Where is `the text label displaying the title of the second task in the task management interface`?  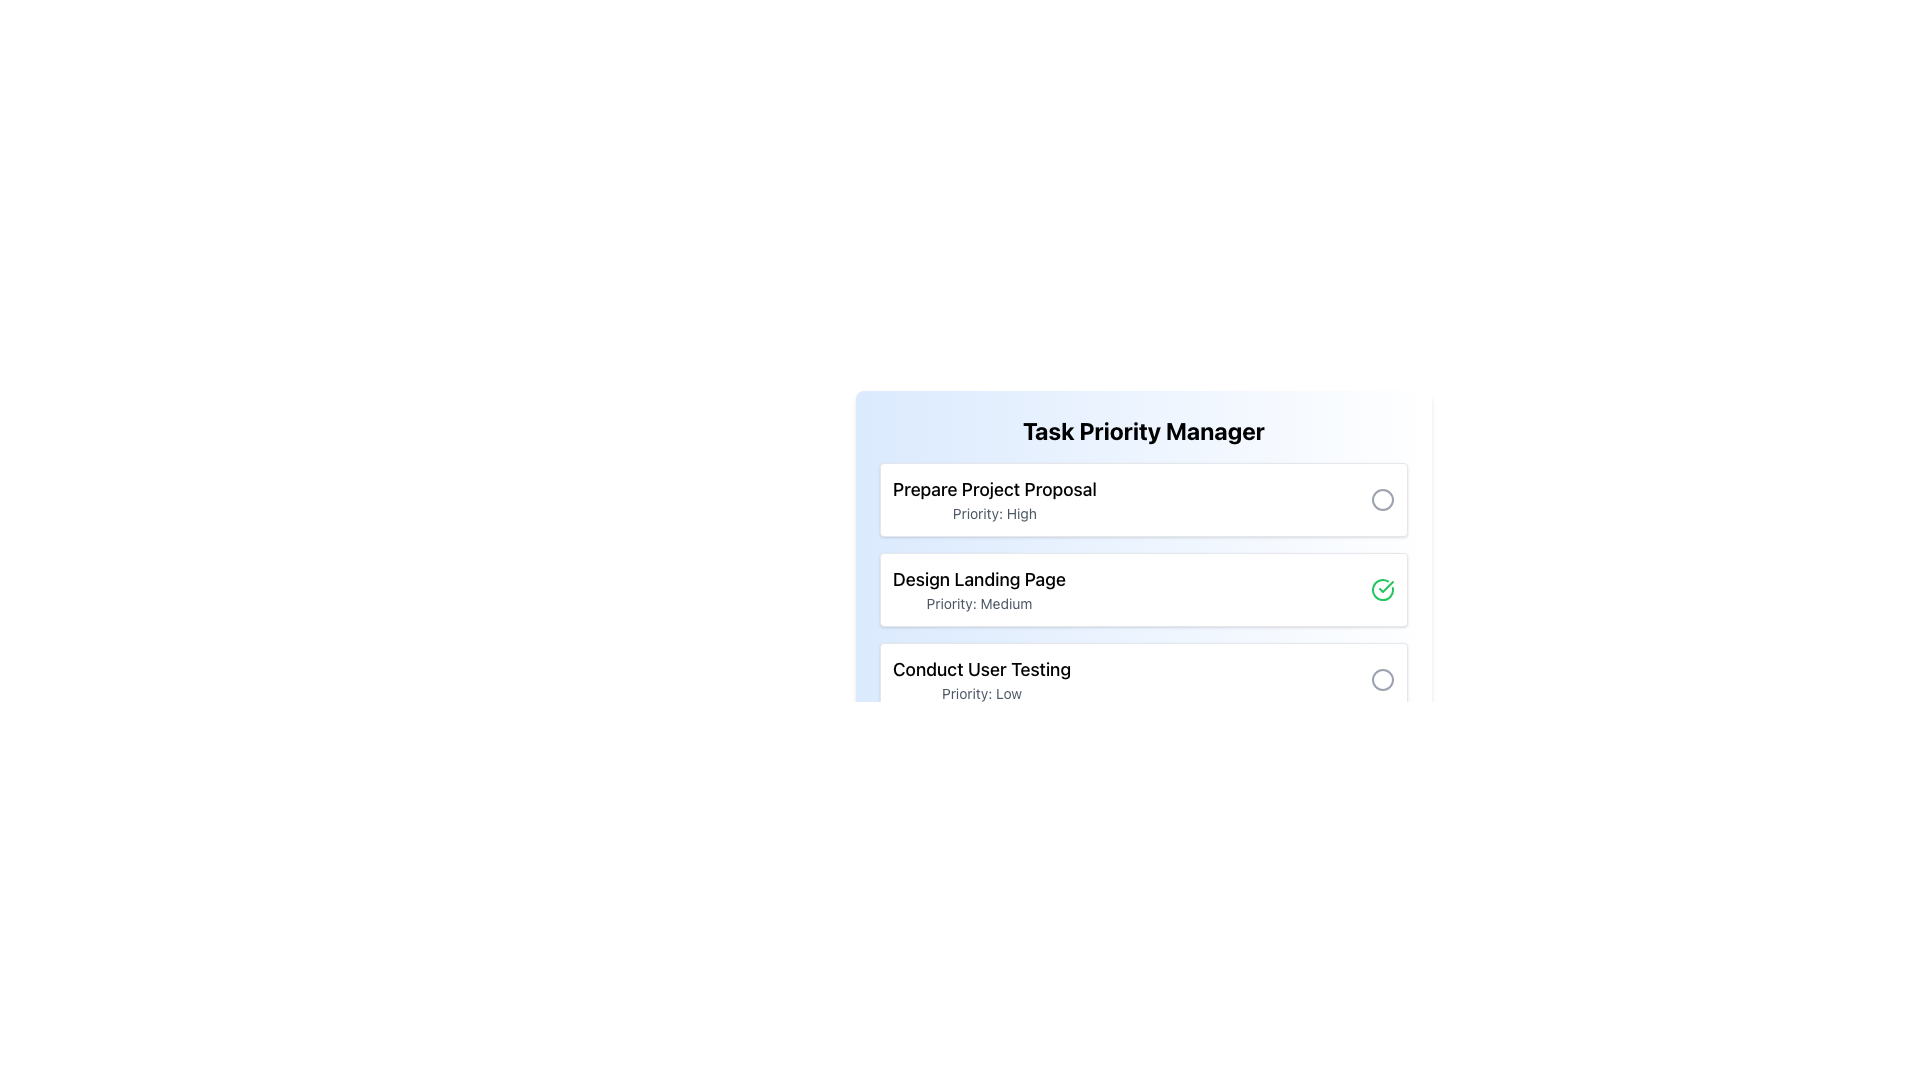 the text label displaying the title of the second task in the task management interface is located at coordinates (979, 579).